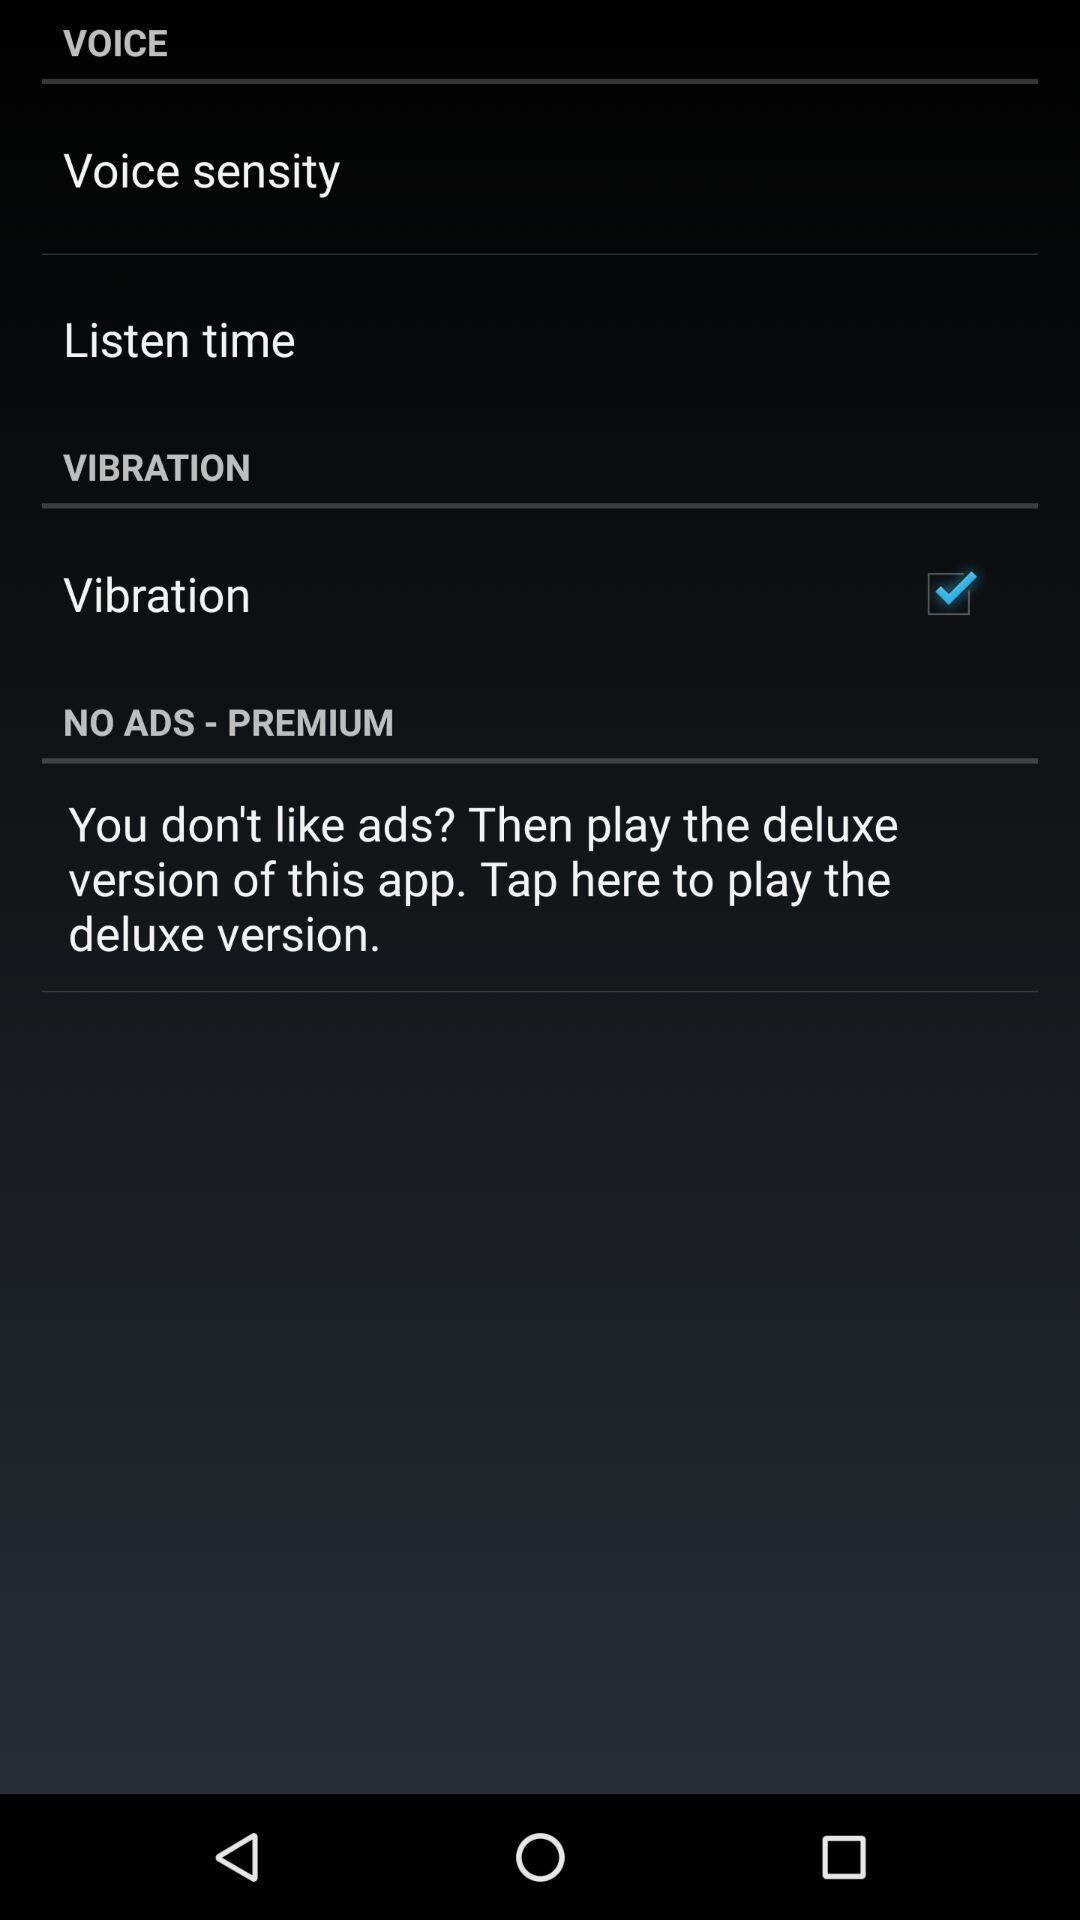 This screenshot has width=1080, height=1920. Describe the element at coordinates (540, 877) in the screenshot. I see `you don t app` at that location.